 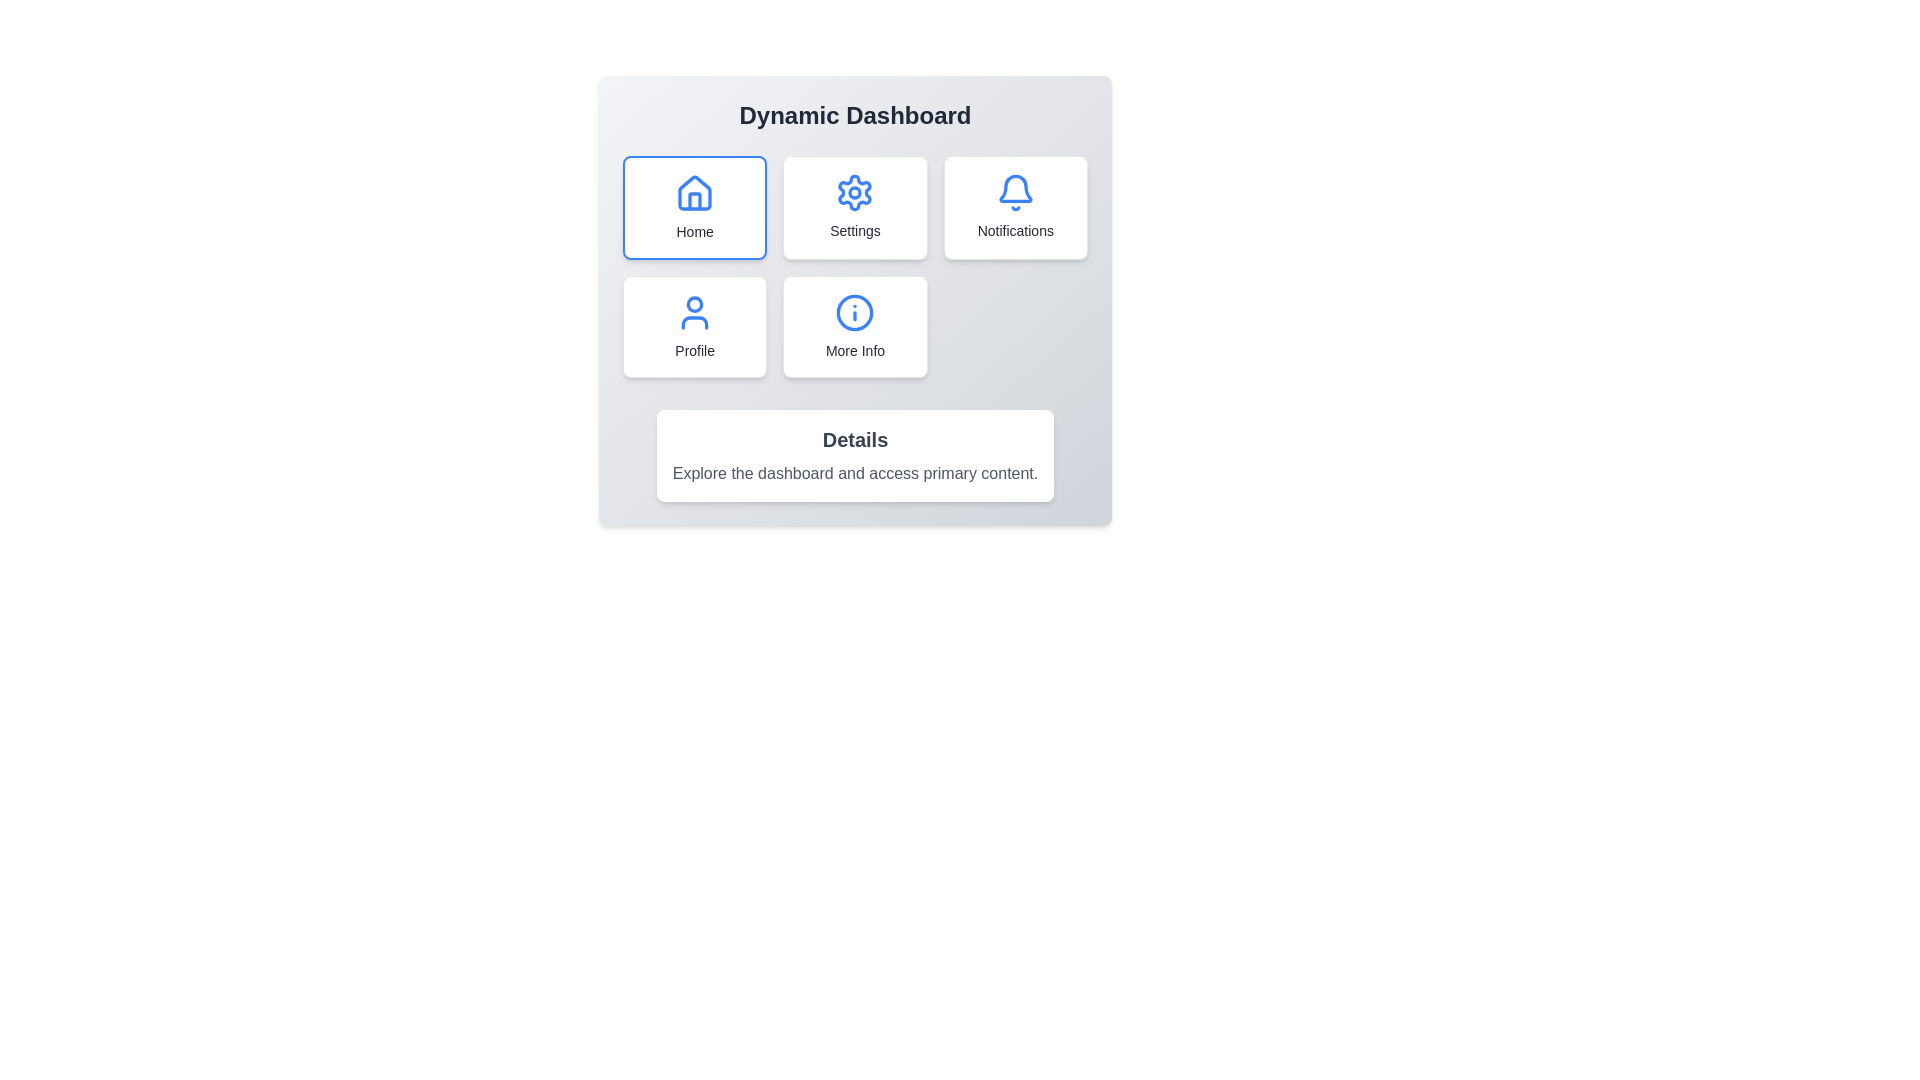 I want to click on the 'Notifications' button with a notification bell icon, located in the top row of the grid structure, to trigger a visual effect, so click(x=1015, y=208).